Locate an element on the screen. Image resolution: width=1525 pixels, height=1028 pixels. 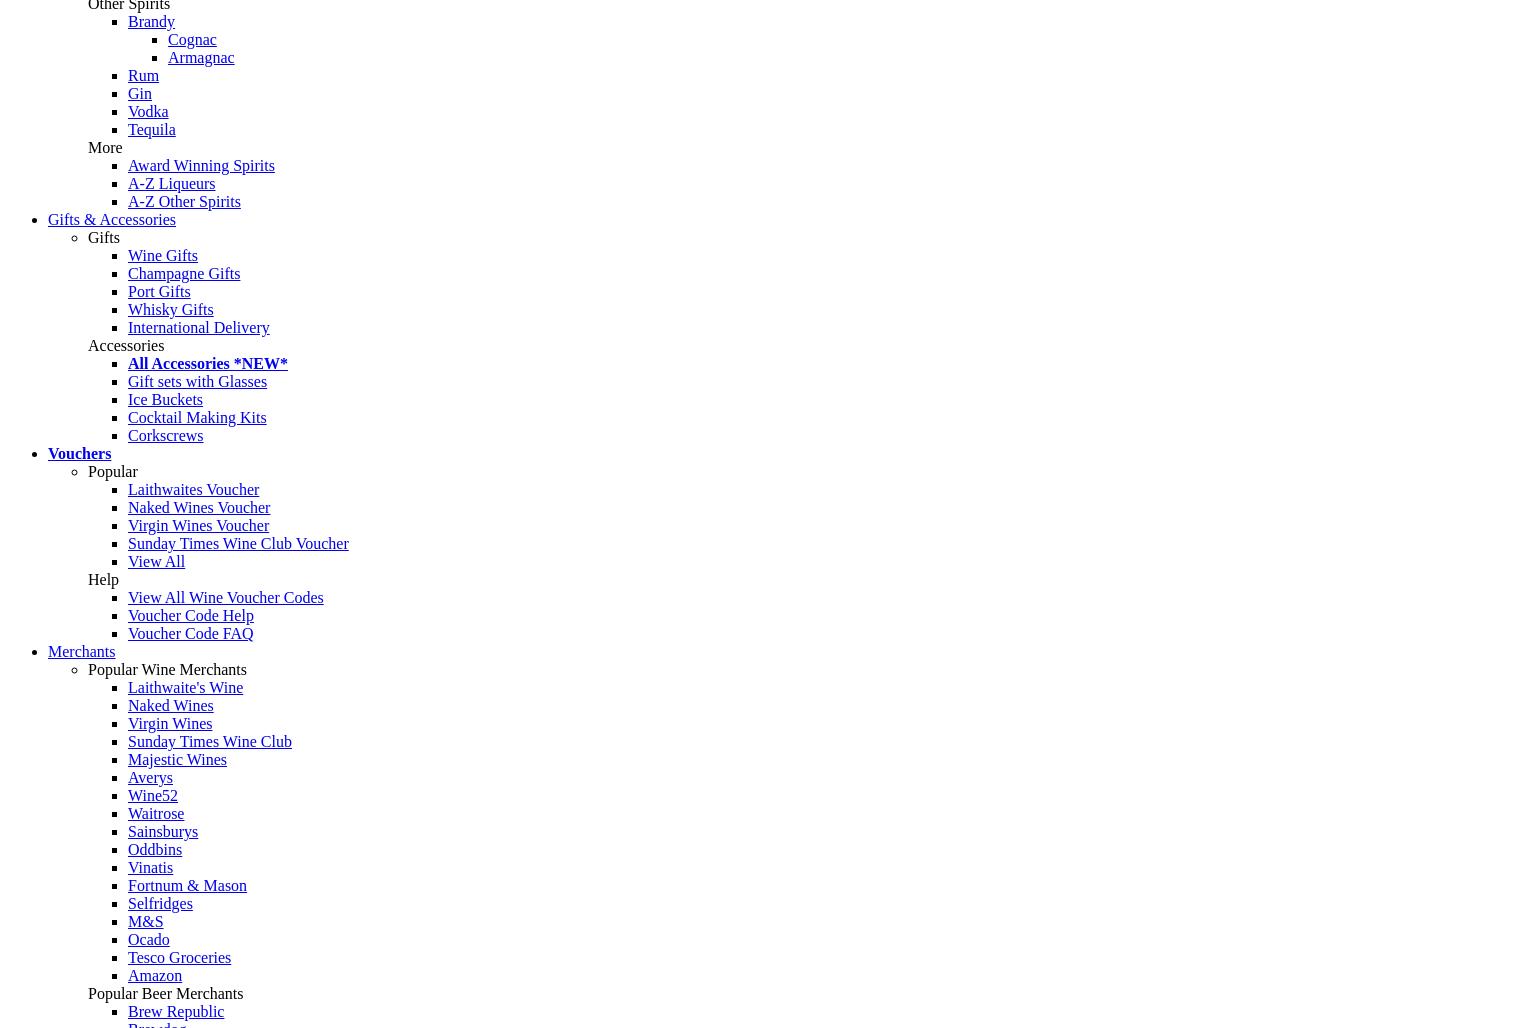
'Gifts & Accessories' is located at coordinates (111, 218).